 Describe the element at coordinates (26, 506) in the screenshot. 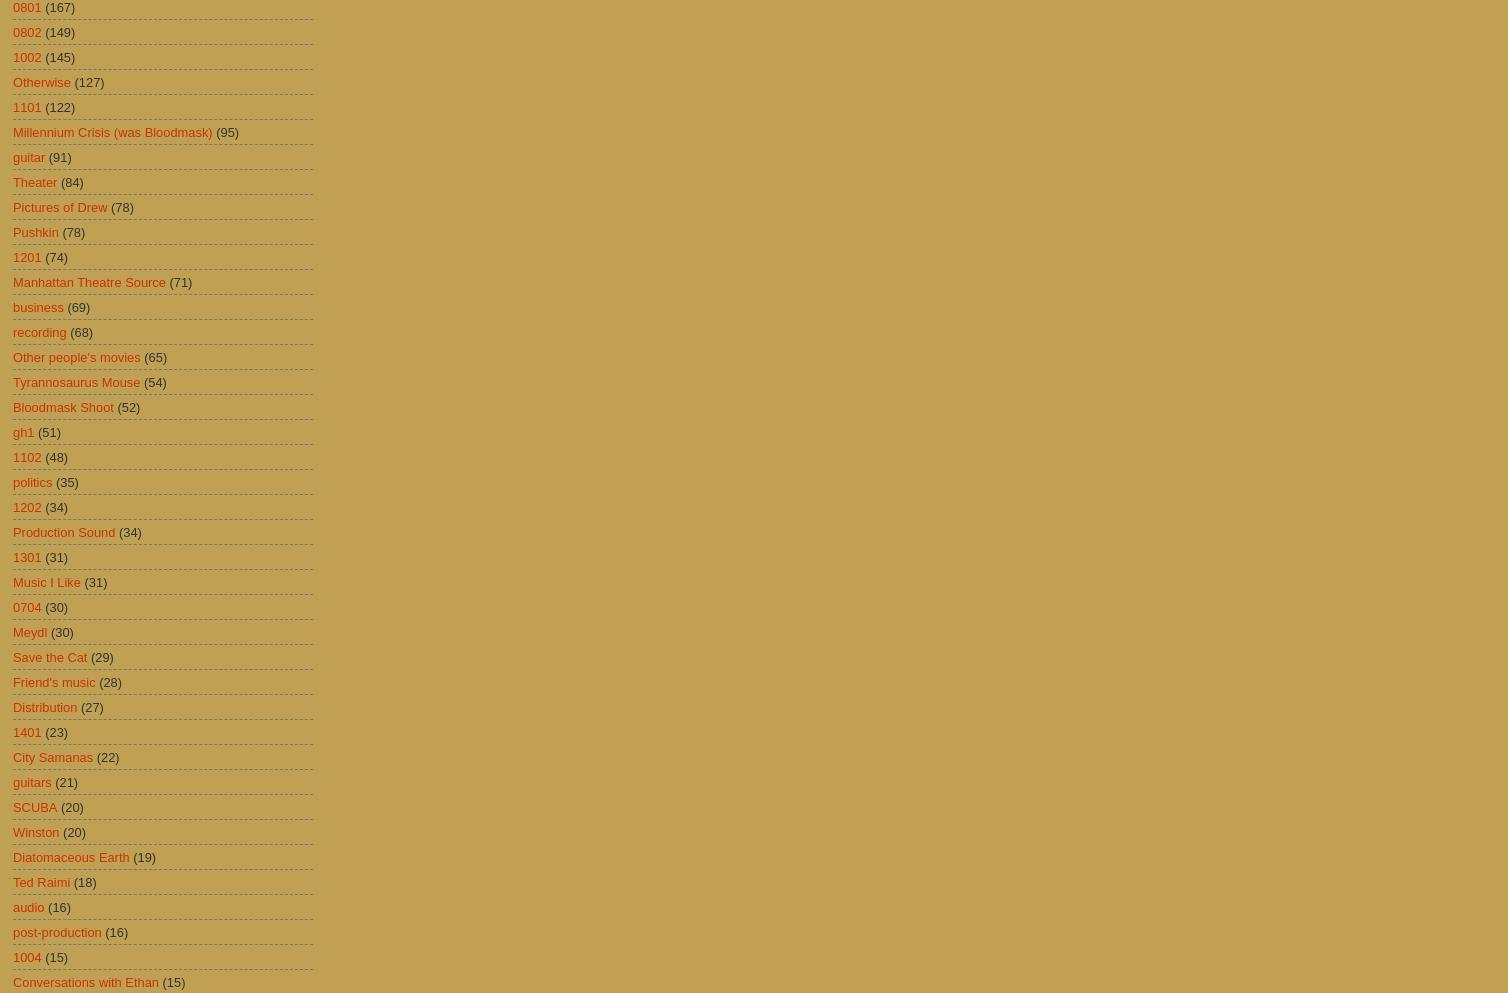

I see `'1202'` at that location.